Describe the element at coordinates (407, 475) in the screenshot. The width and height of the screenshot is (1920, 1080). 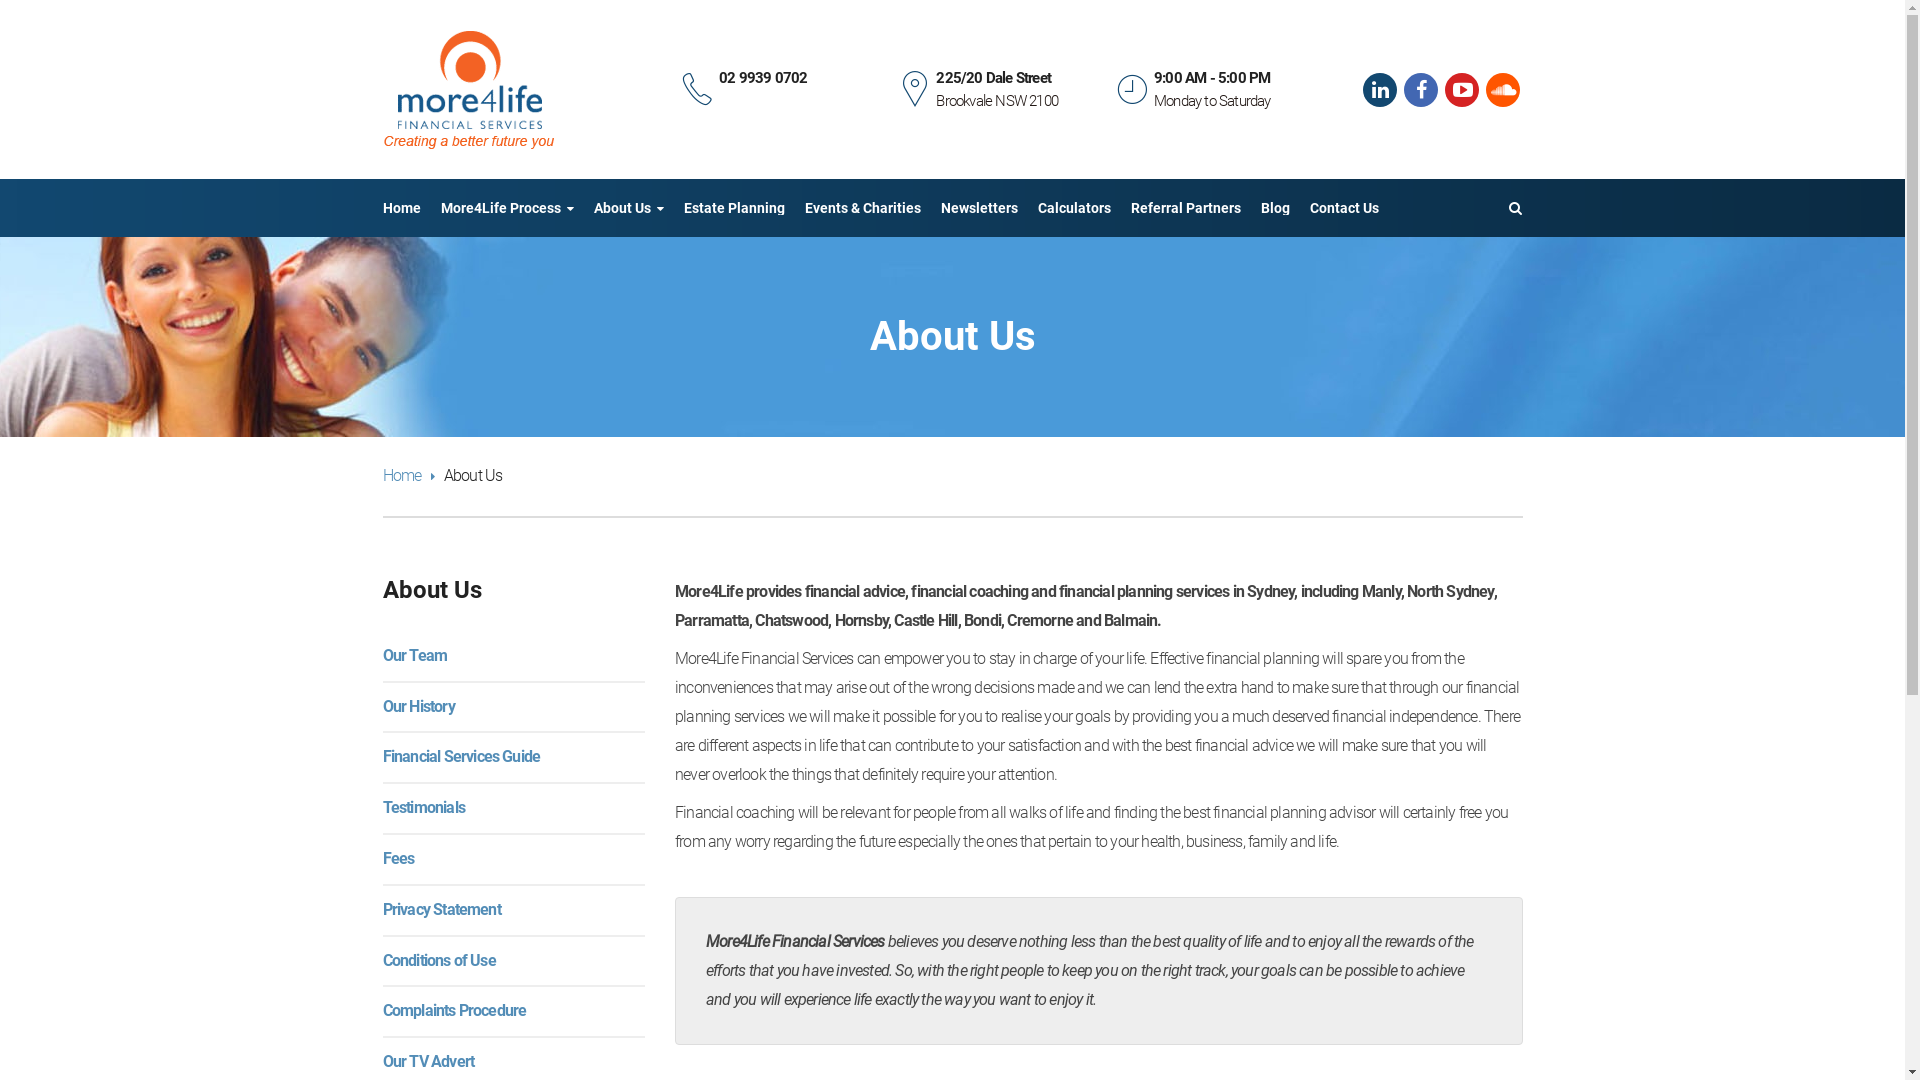
I see `'Home'` at that location.